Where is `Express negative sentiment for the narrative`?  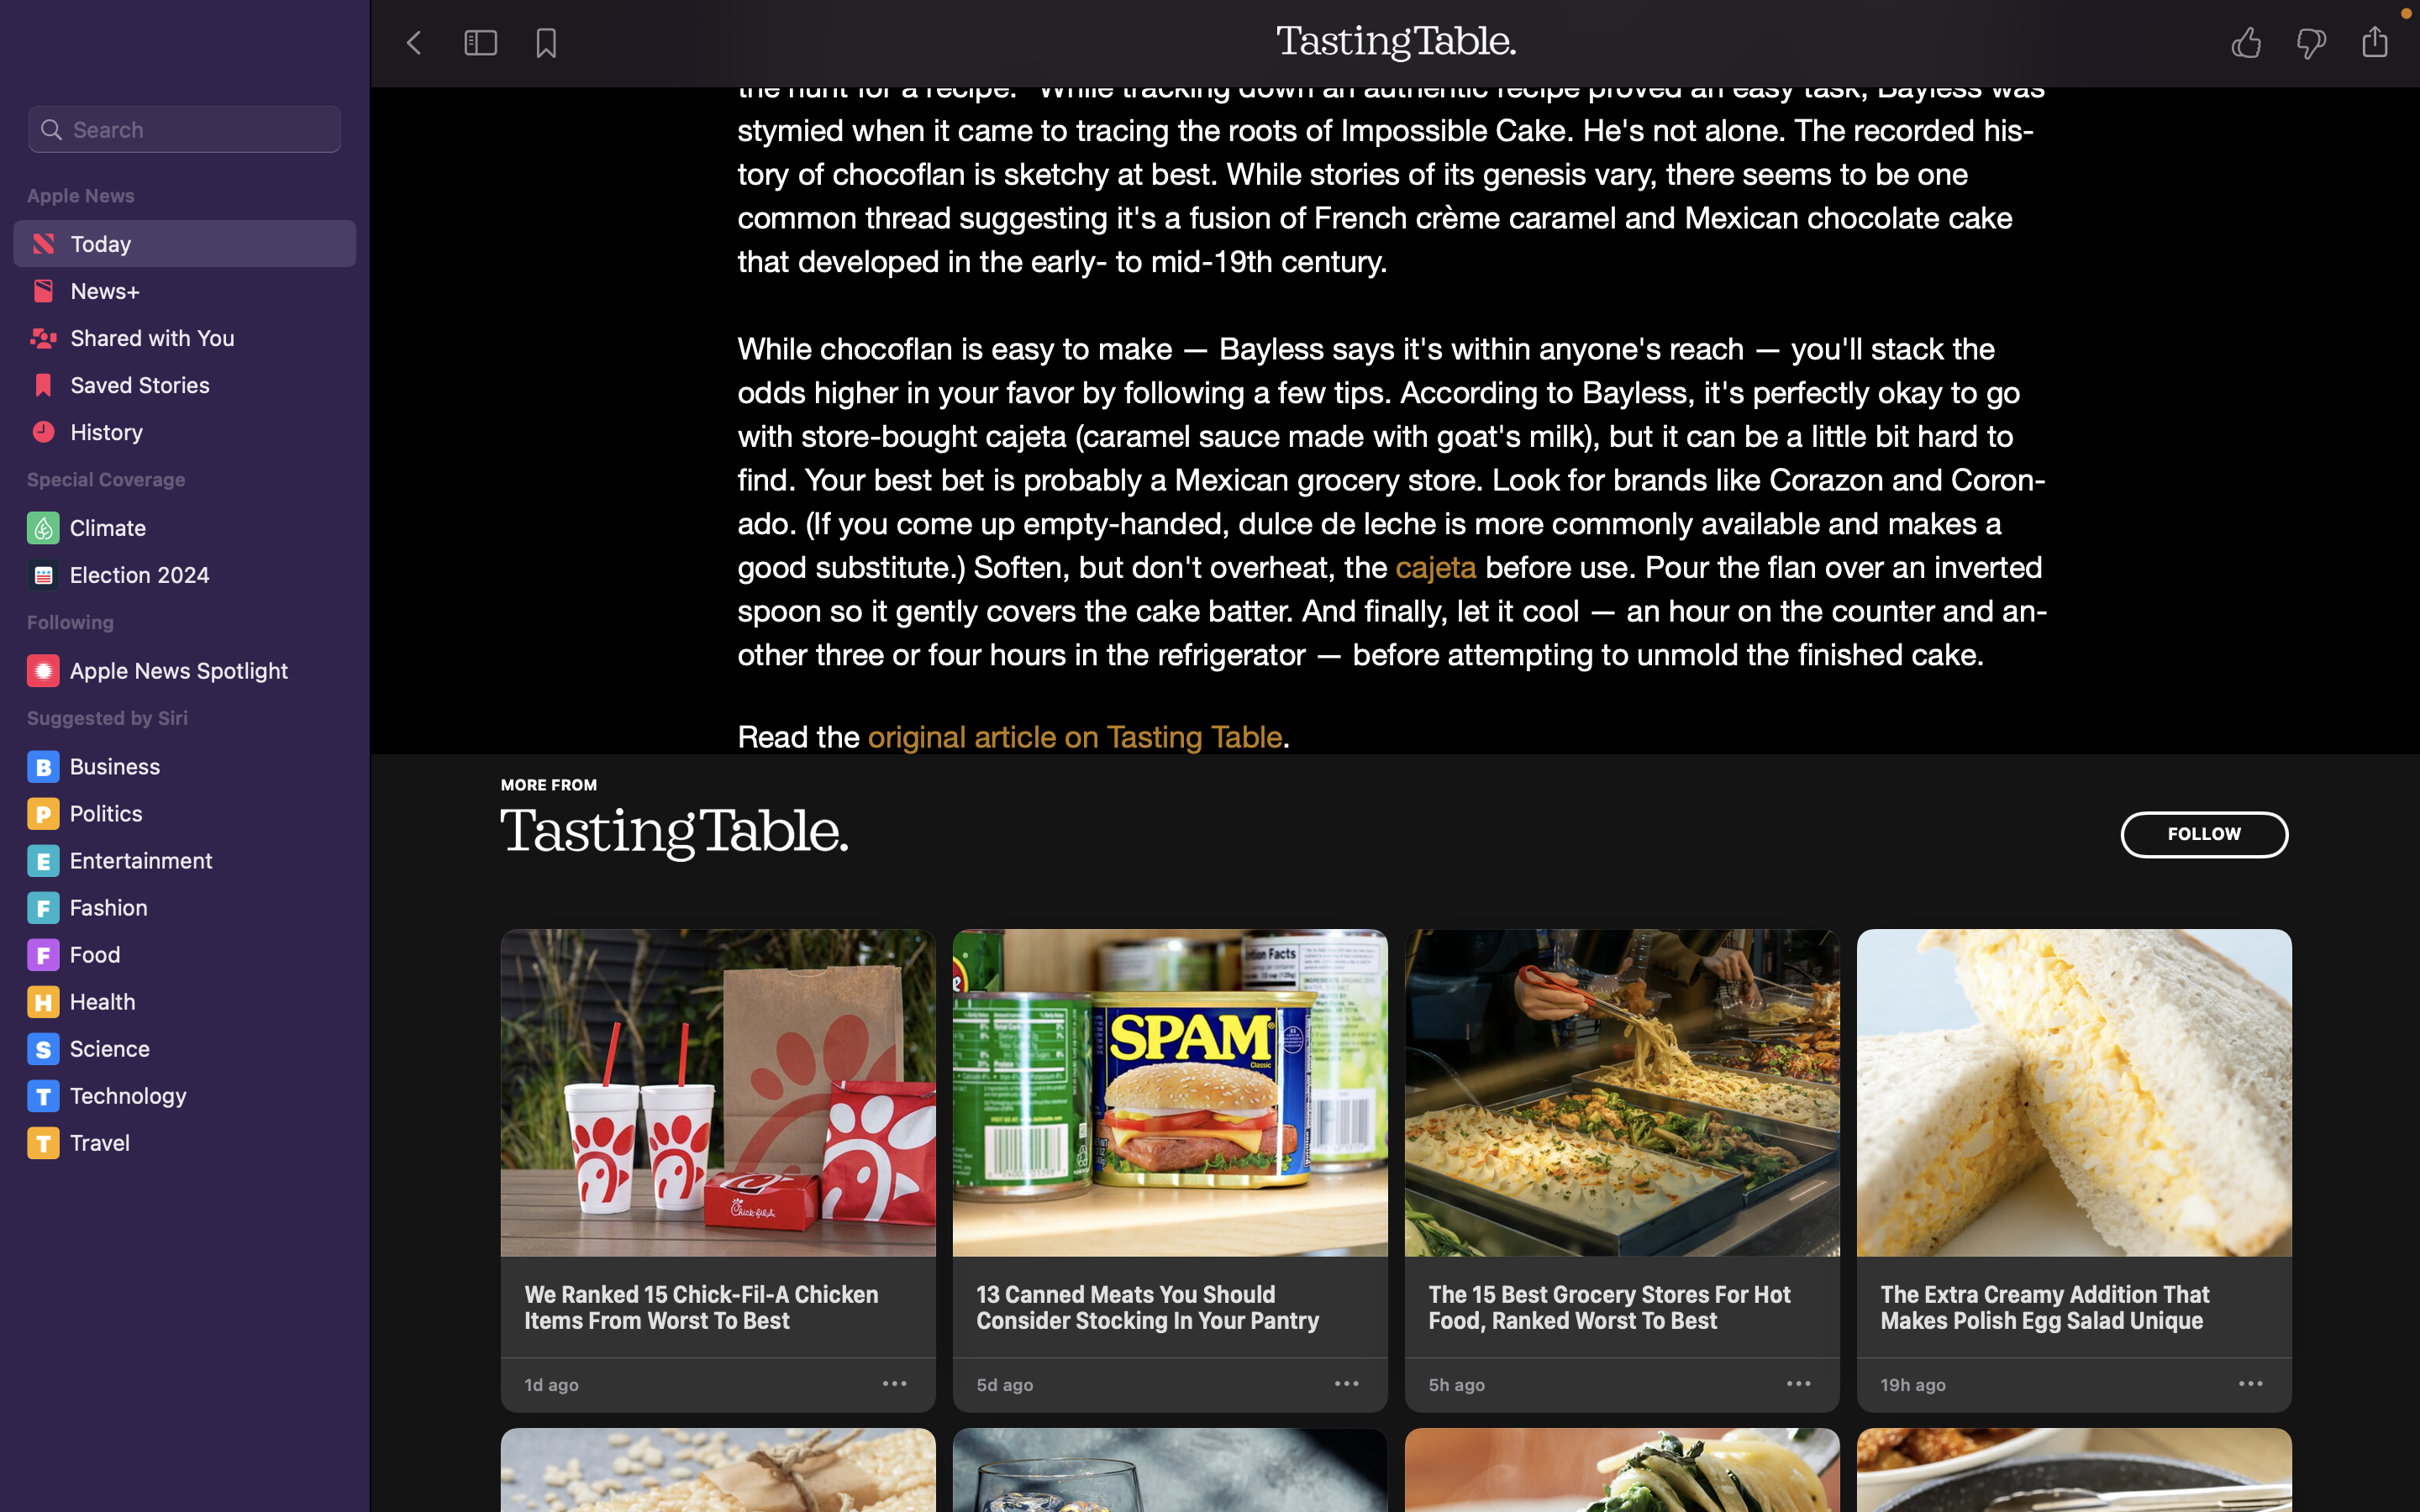 Express negative sentiment for the narrative is located at coordinates (2317, 45).